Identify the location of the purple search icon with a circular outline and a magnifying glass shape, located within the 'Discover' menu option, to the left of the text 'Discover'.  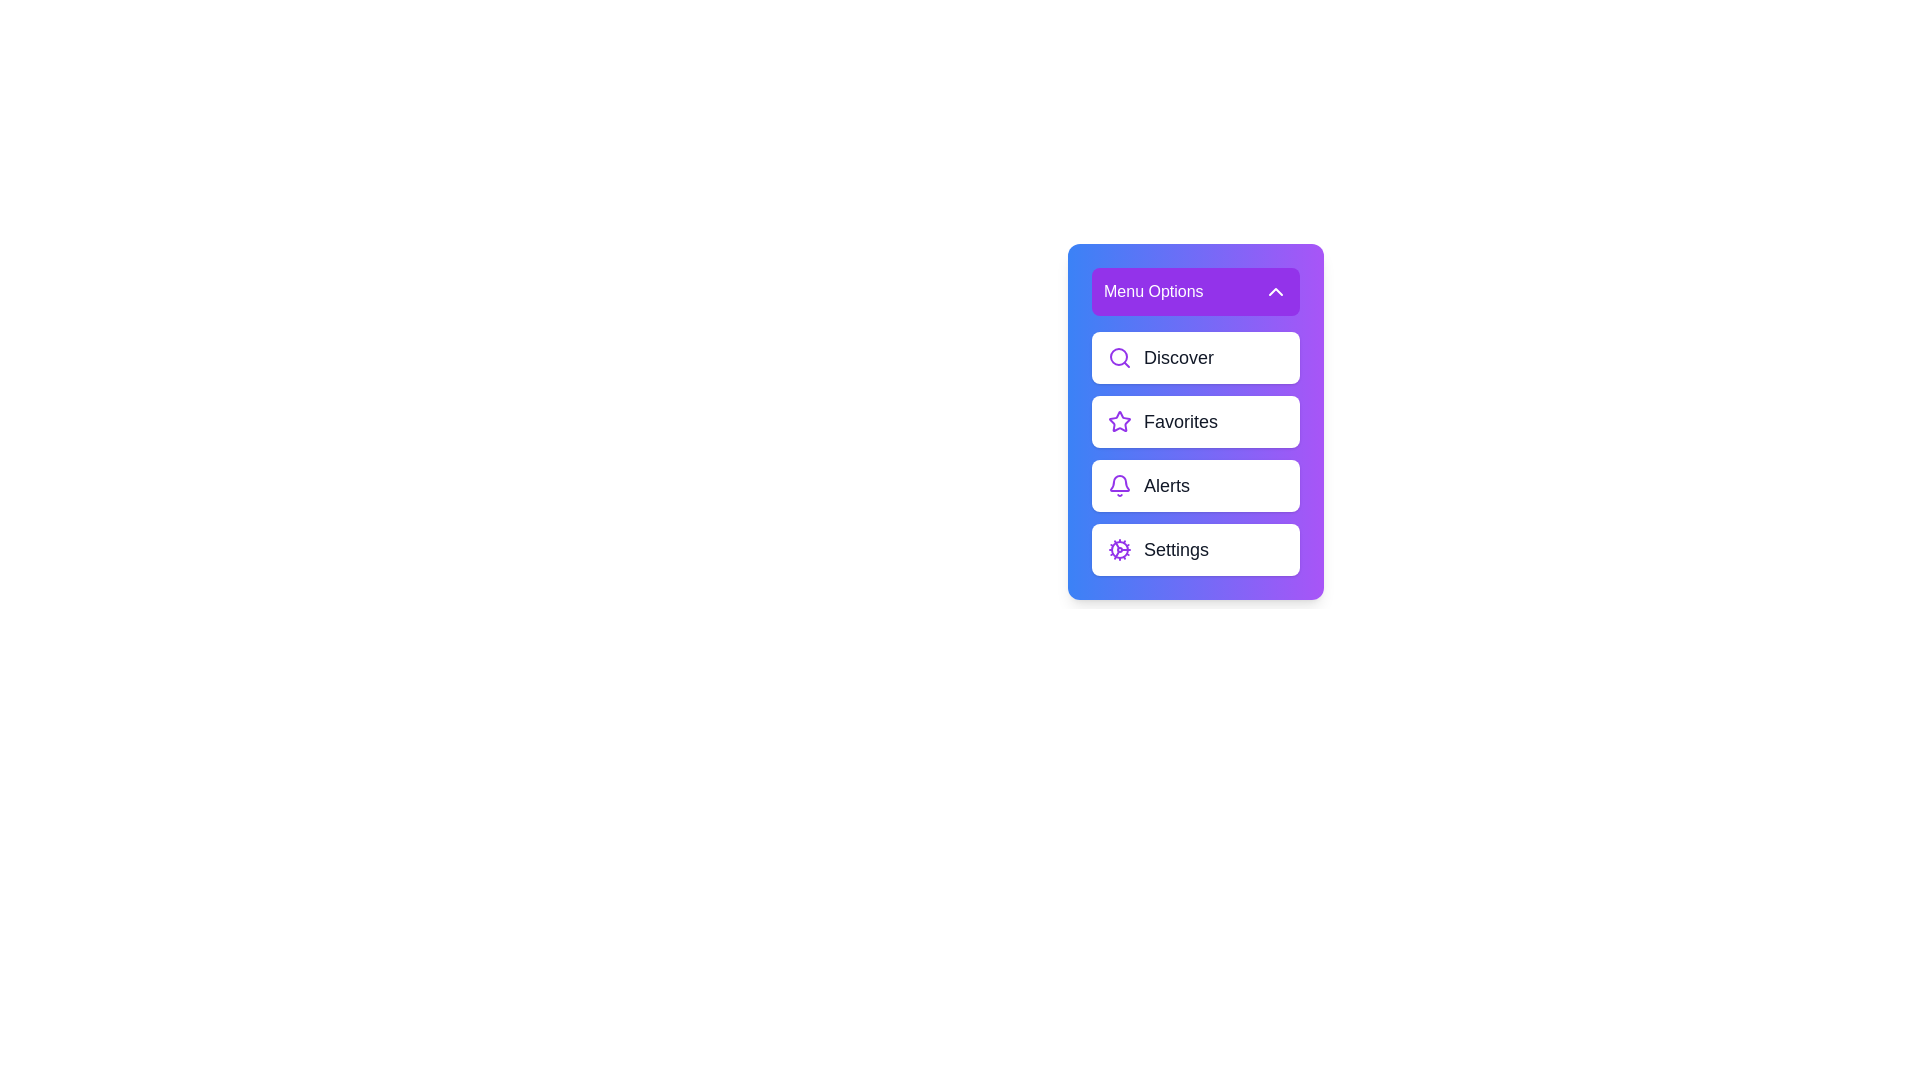
(1118, 357).